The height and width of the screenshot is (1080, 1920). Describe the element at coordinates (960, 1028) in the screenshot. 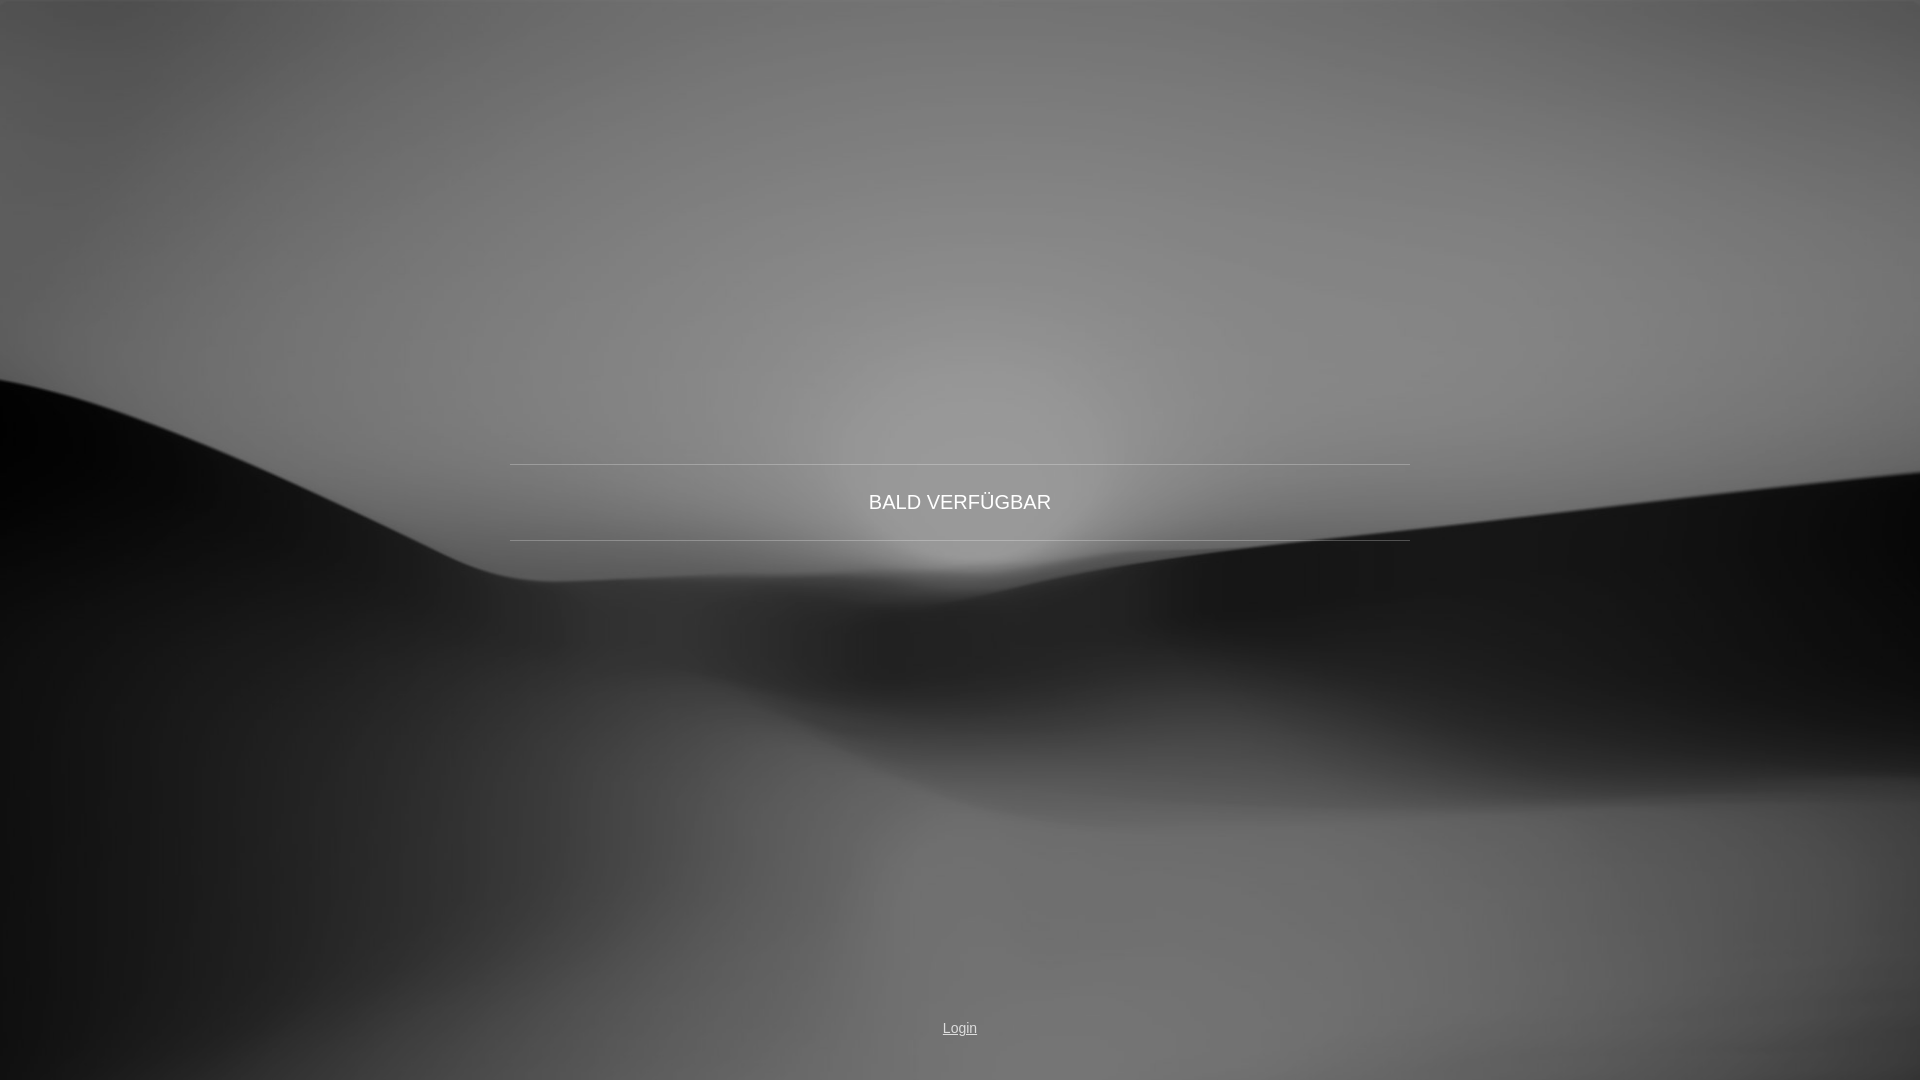

I see `'Login'` at that location.